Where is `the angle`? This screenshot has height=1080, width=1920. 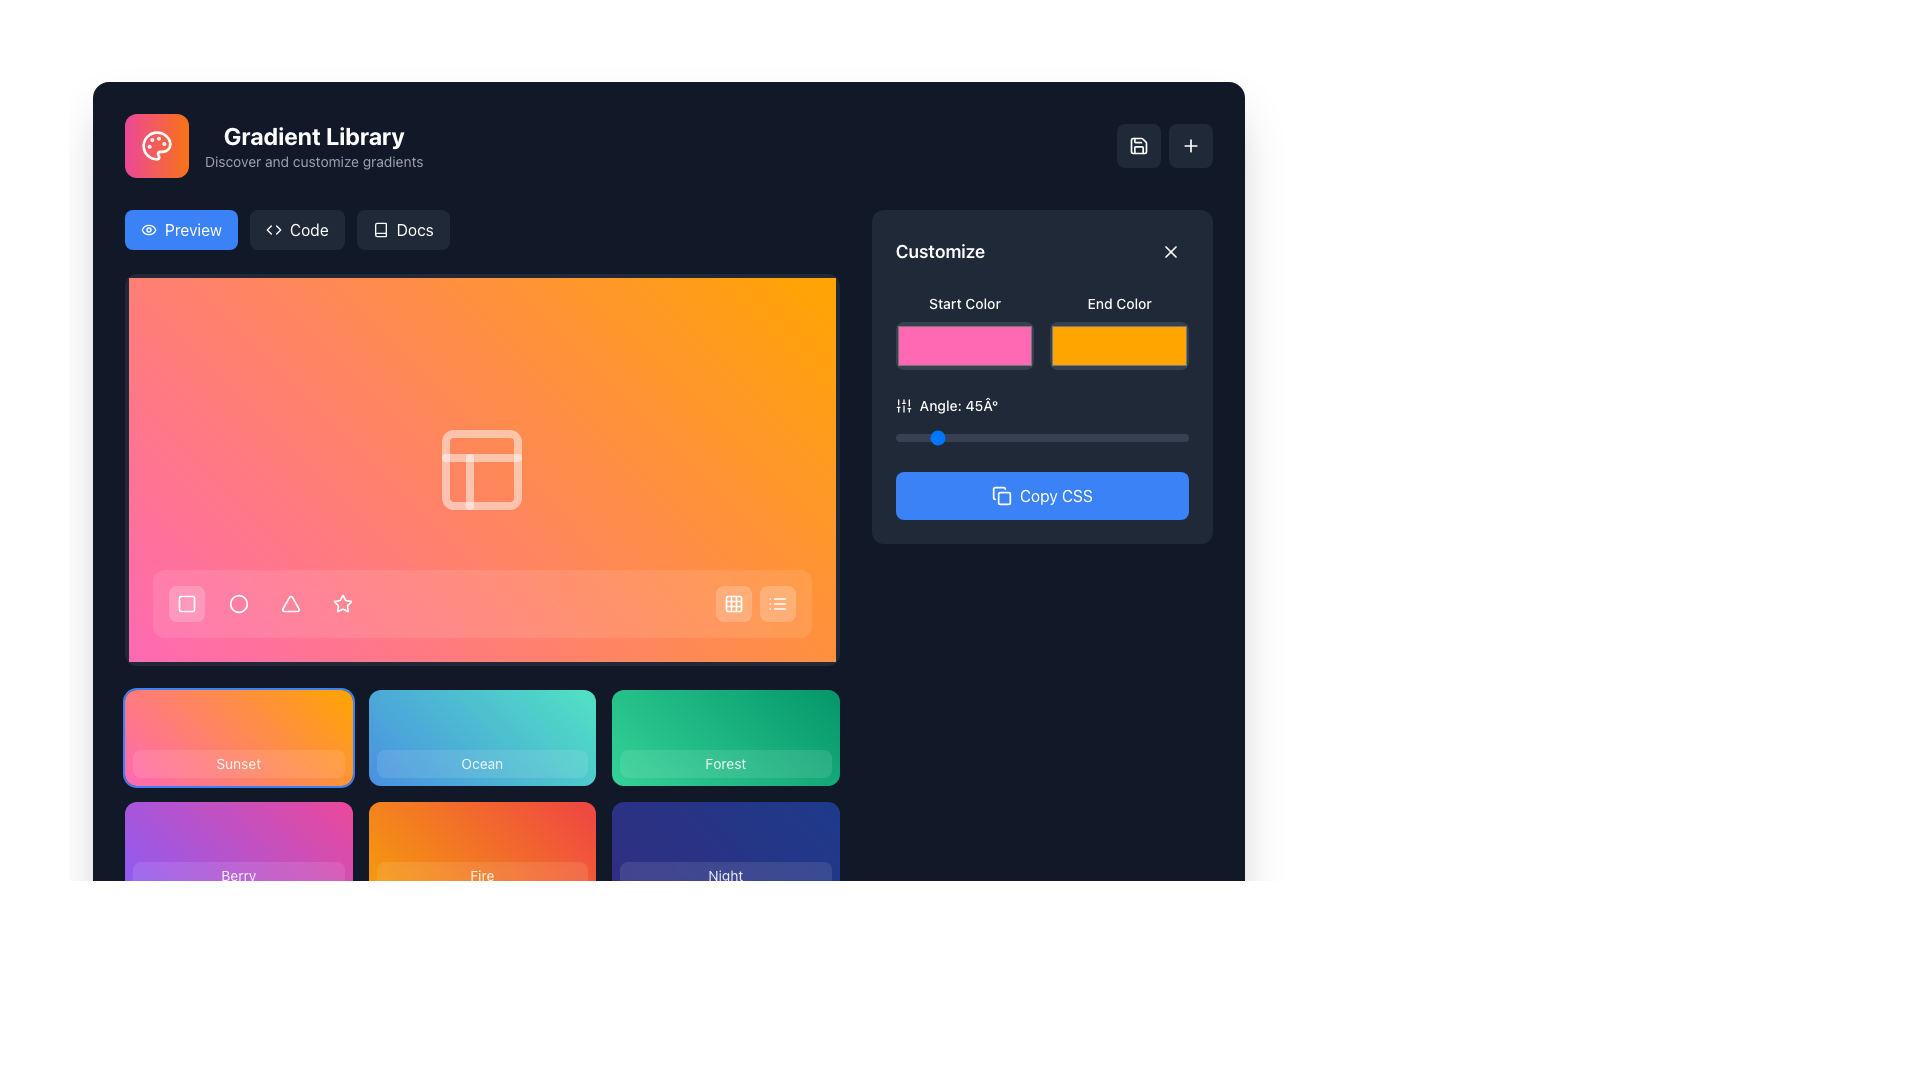
the angle is located at coordinates (1123, 437).